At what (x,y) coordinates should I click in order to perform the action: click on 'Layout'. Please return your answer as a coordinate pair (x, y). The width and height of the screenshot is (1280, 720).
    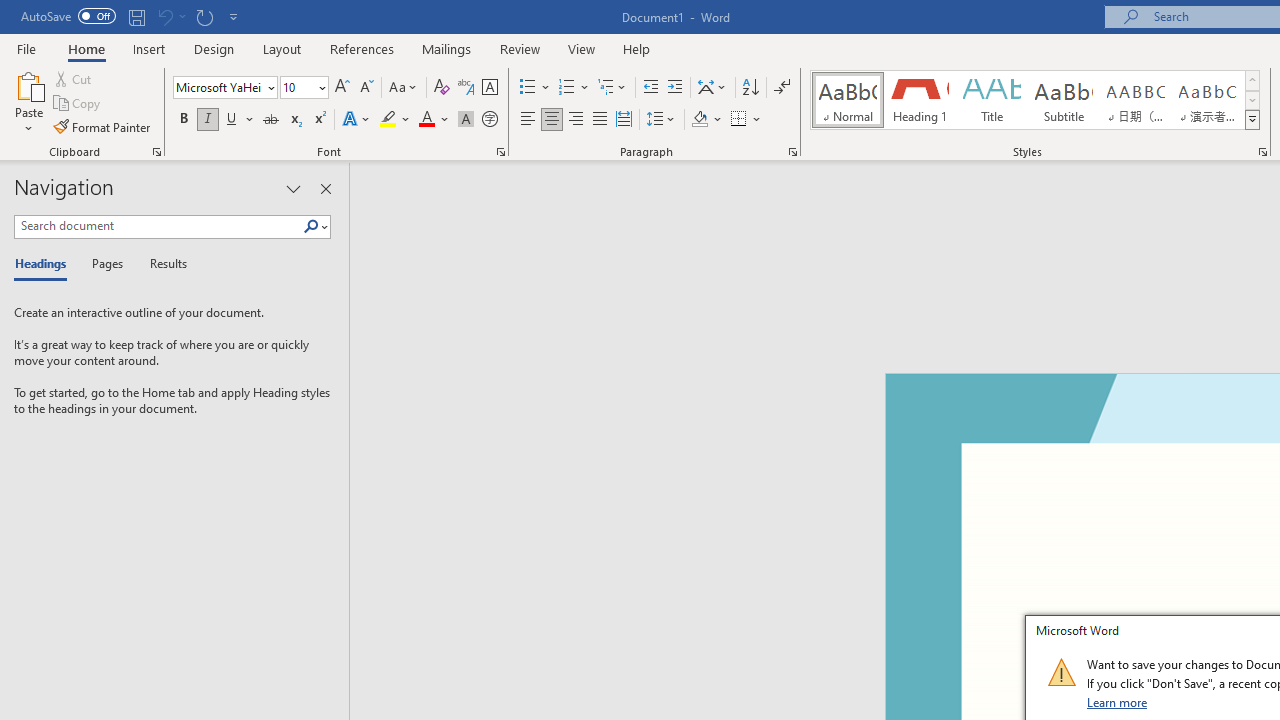
    Looking at the image, I should click on (281, 48).